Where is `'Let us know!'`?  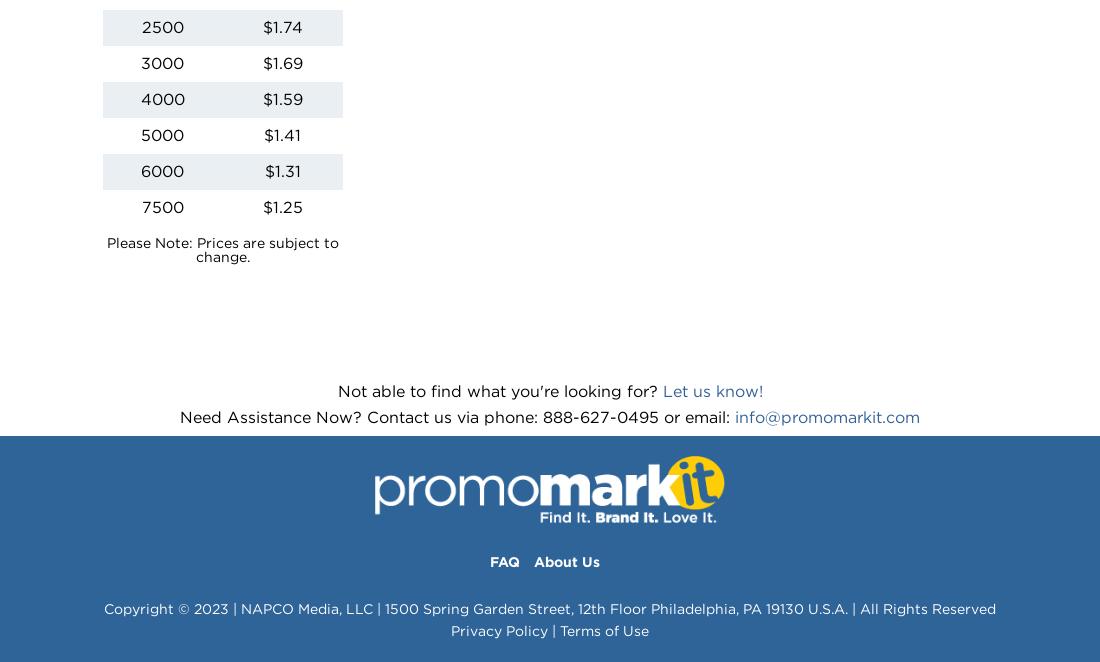
'Let us know!' is located at coordinates (661, 389).